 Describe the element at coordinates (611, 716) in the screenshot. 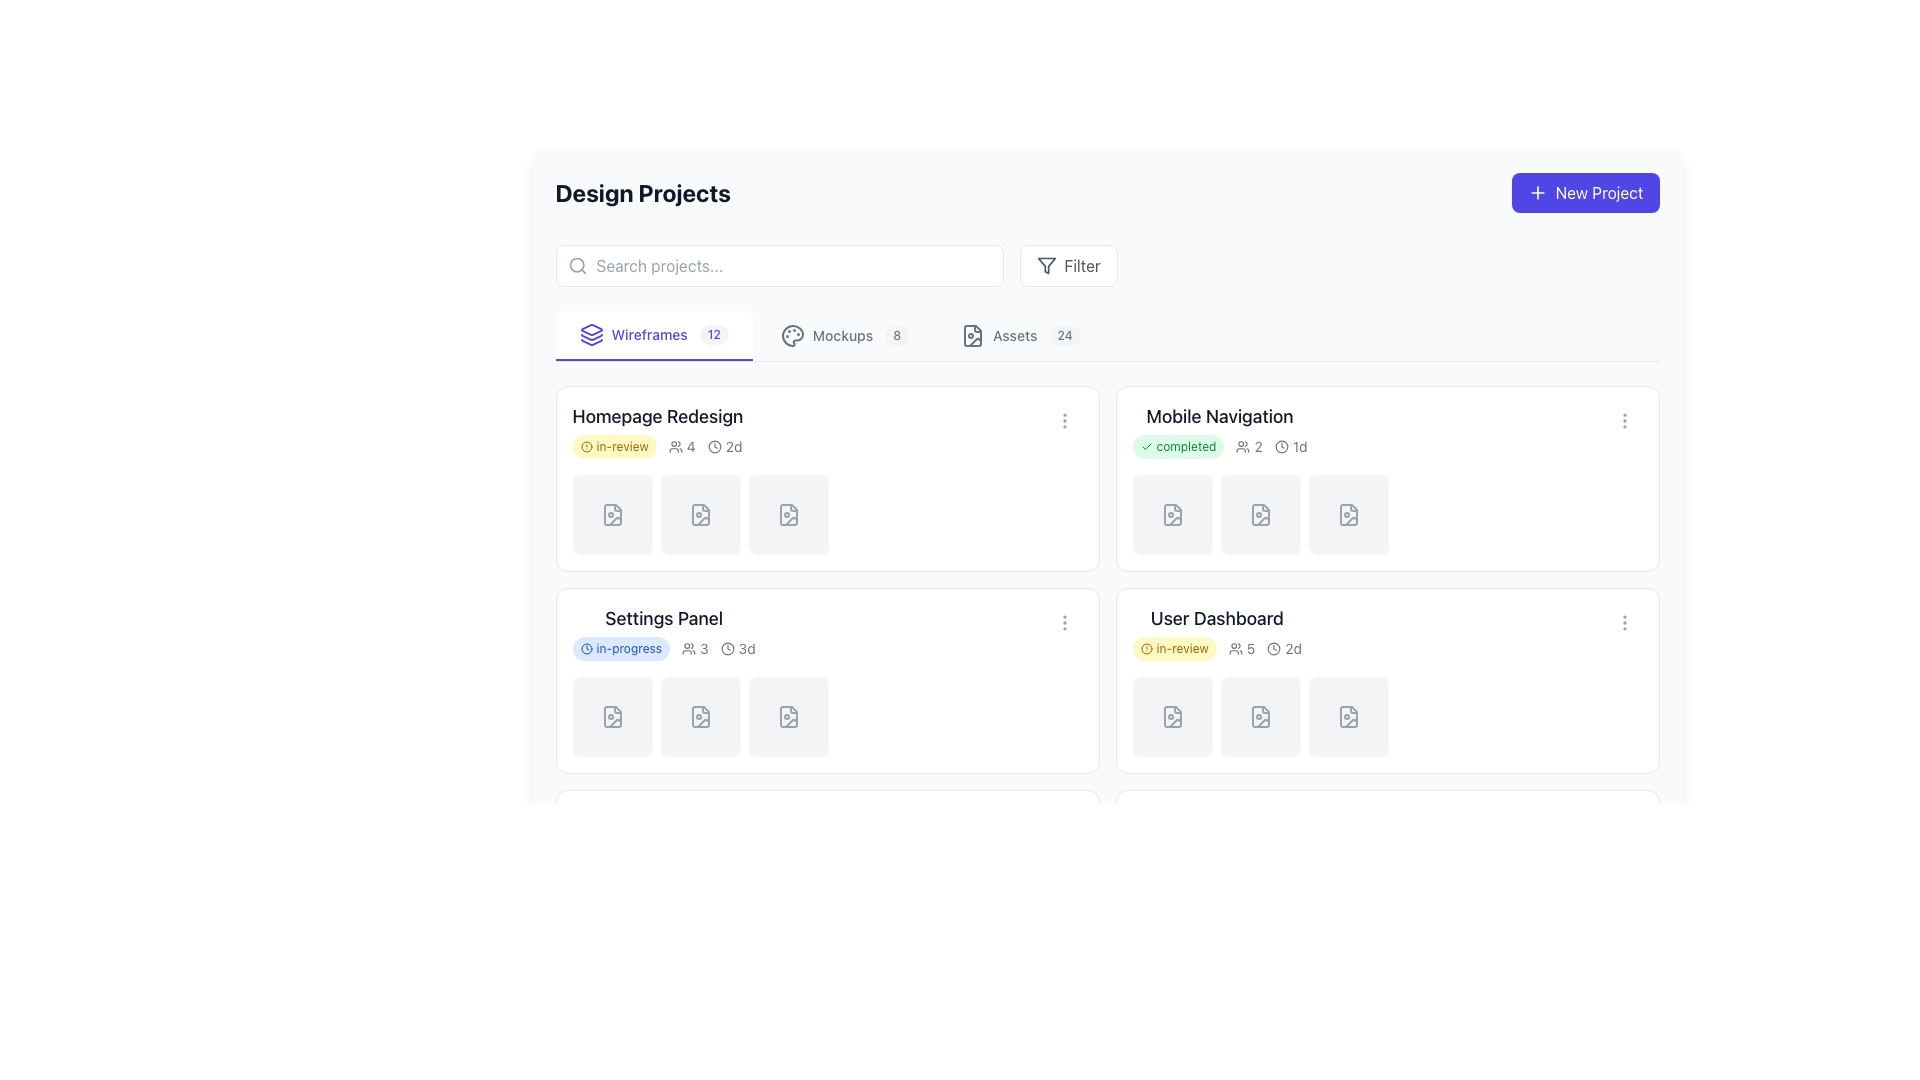

I see `the file icon with a gray outline that resembles a document placeholder, located in the first position of the second row under the 'Settings Panel'` at that location.